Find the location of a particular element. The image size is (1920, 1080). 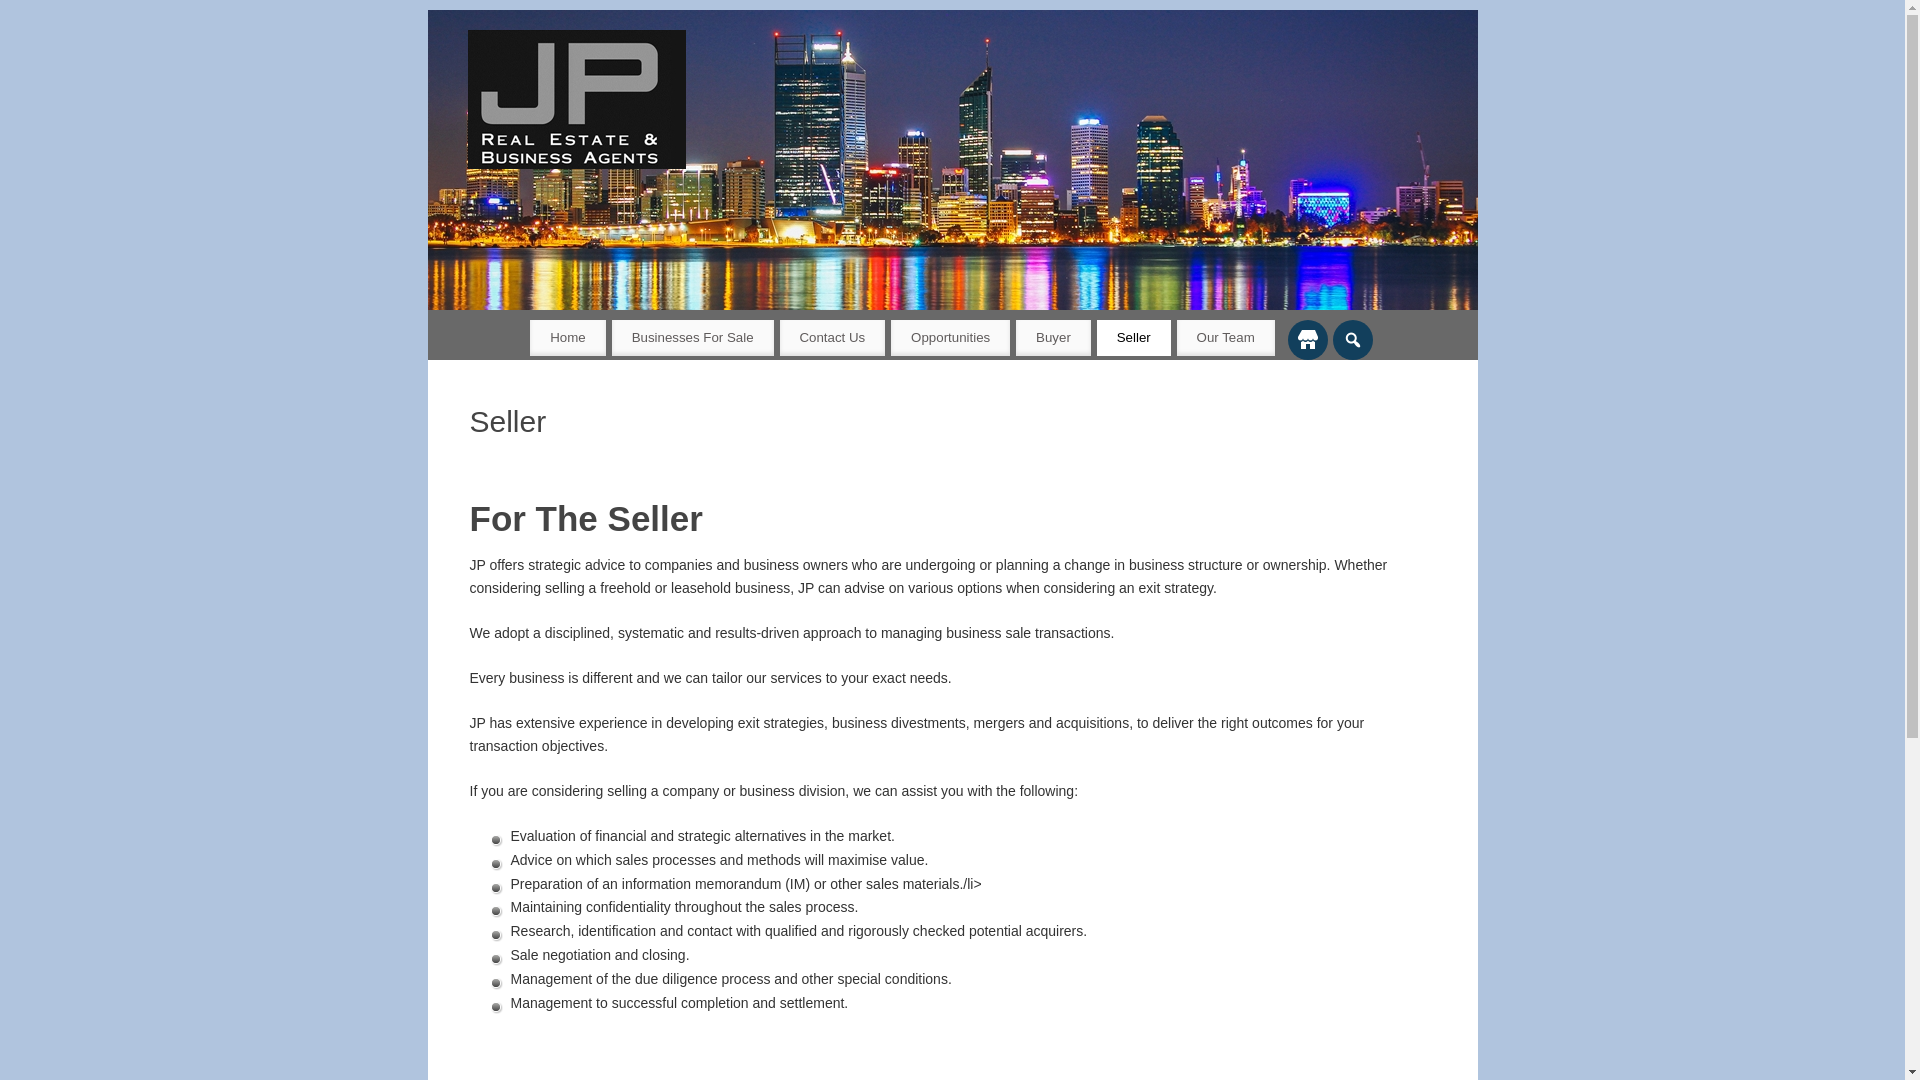

'Our Team' is located at coordinates (1224, 337).